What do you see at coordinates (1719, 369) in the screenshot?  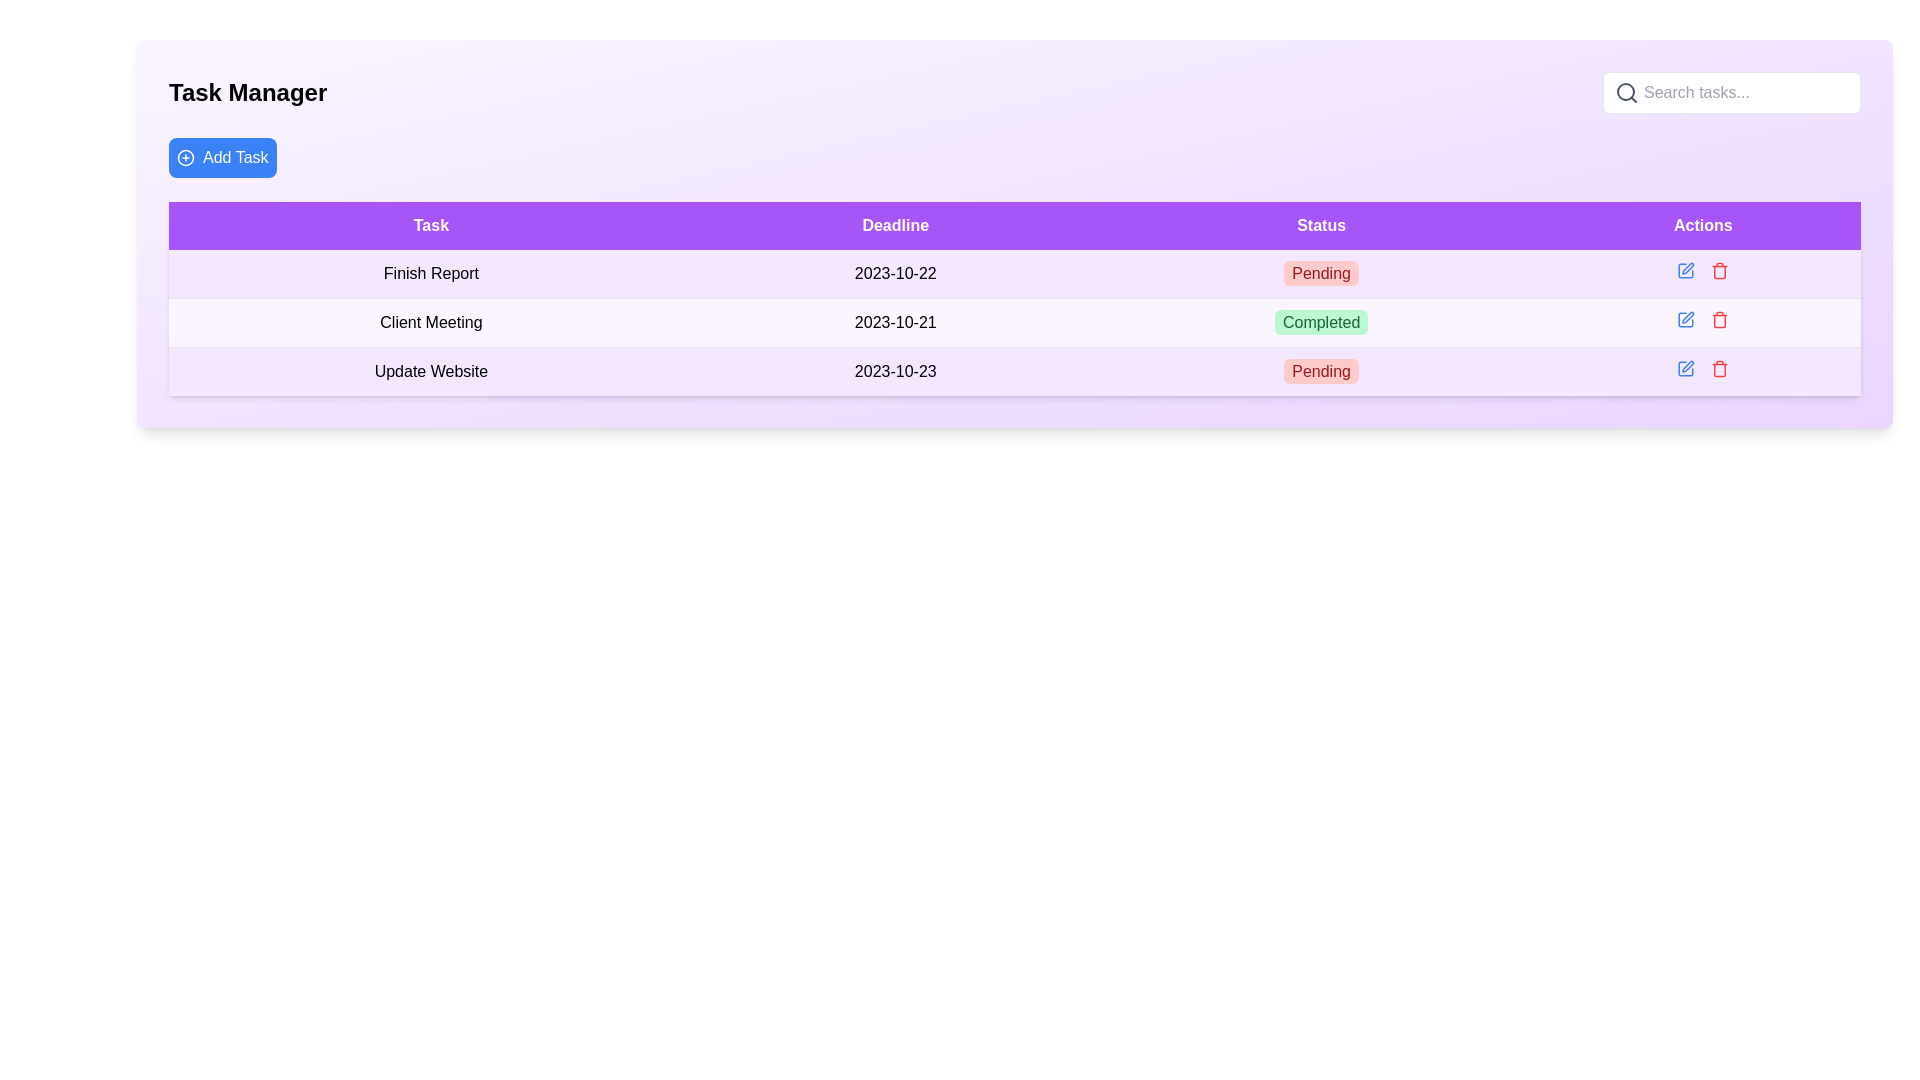 I see `the trash can icon button styled in red, located in the 'Actions' column for the last row corresponding to the task 'Update Website'` at bounding box center [1719, 369].